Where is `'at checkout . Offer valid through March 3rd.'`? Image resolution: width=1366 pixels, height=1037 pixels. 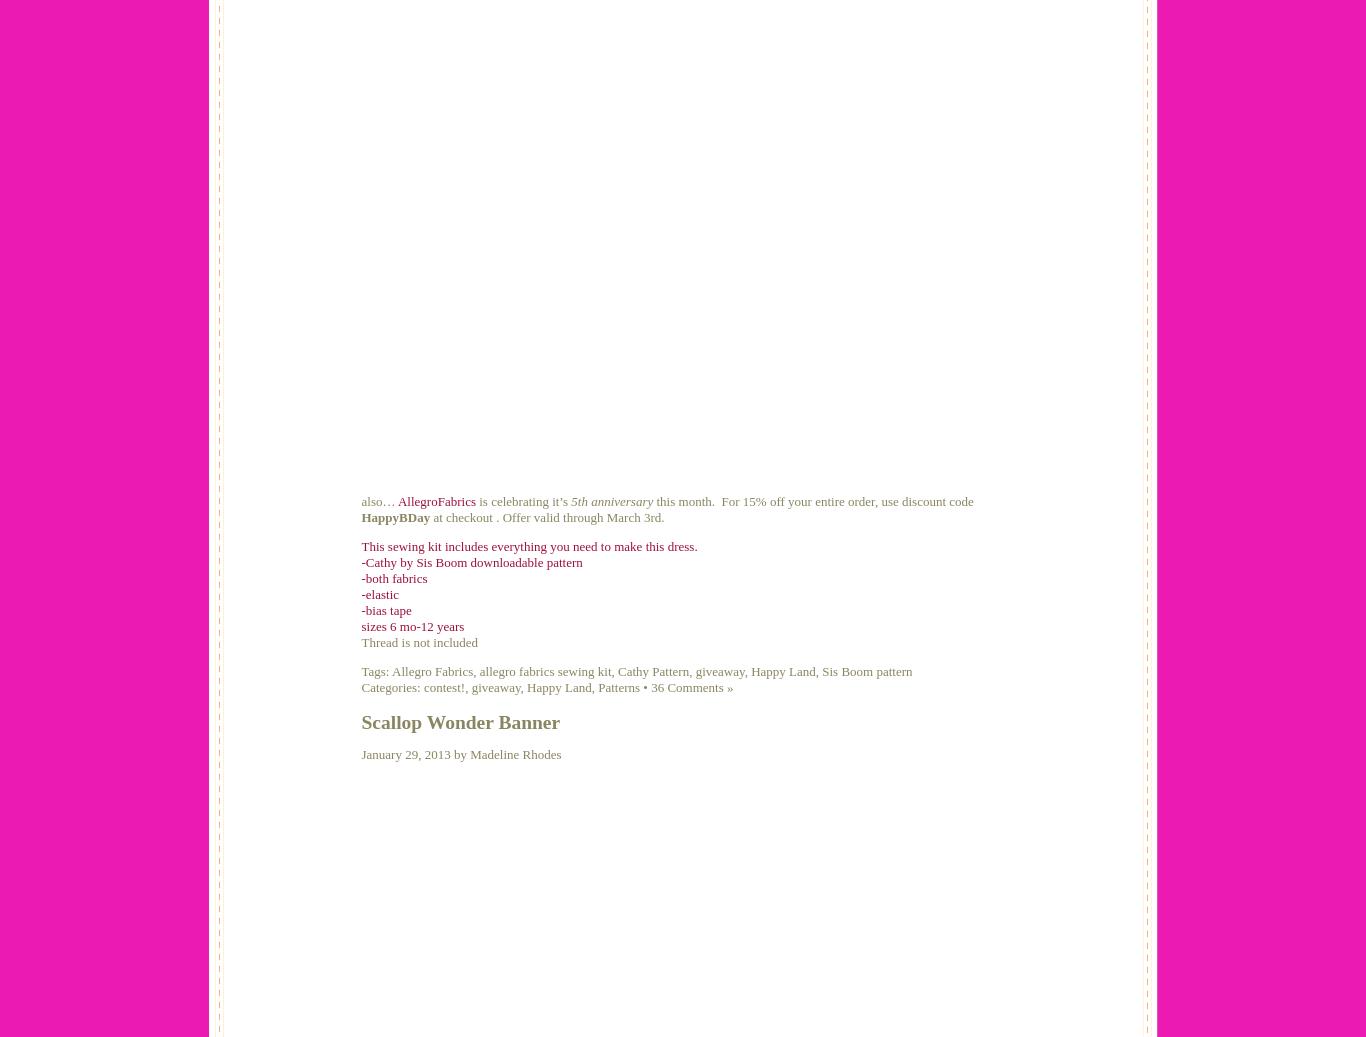
'at checkout . Offer valid through March 3rd.' is located at coordinates (546, 515).